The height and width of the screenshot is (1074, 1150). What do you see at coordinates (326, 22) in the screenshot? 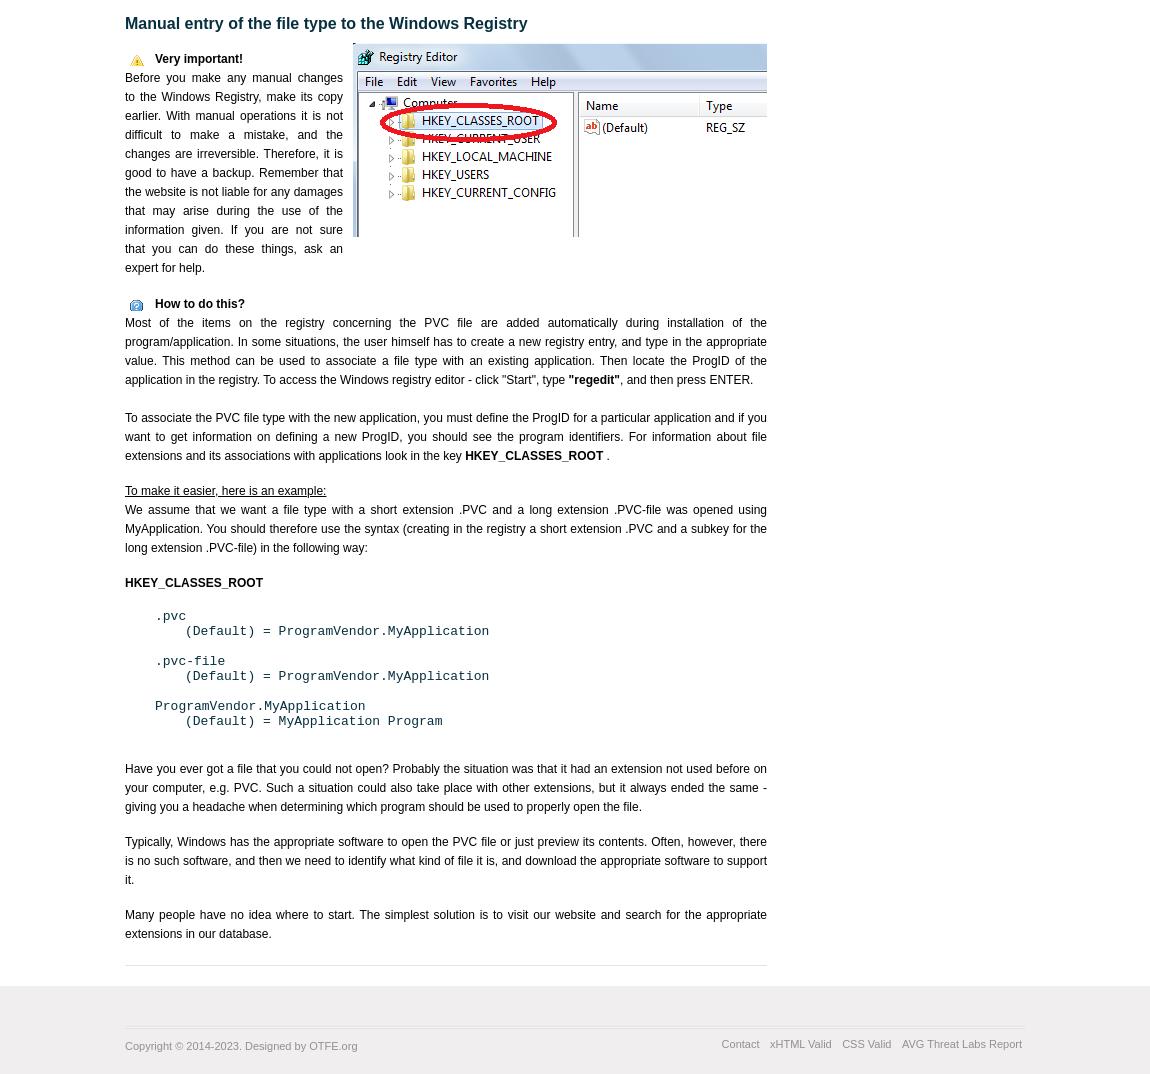
I see `'Manual entry of the file type to the Windows Registry'` at bounding box center [326, 22].